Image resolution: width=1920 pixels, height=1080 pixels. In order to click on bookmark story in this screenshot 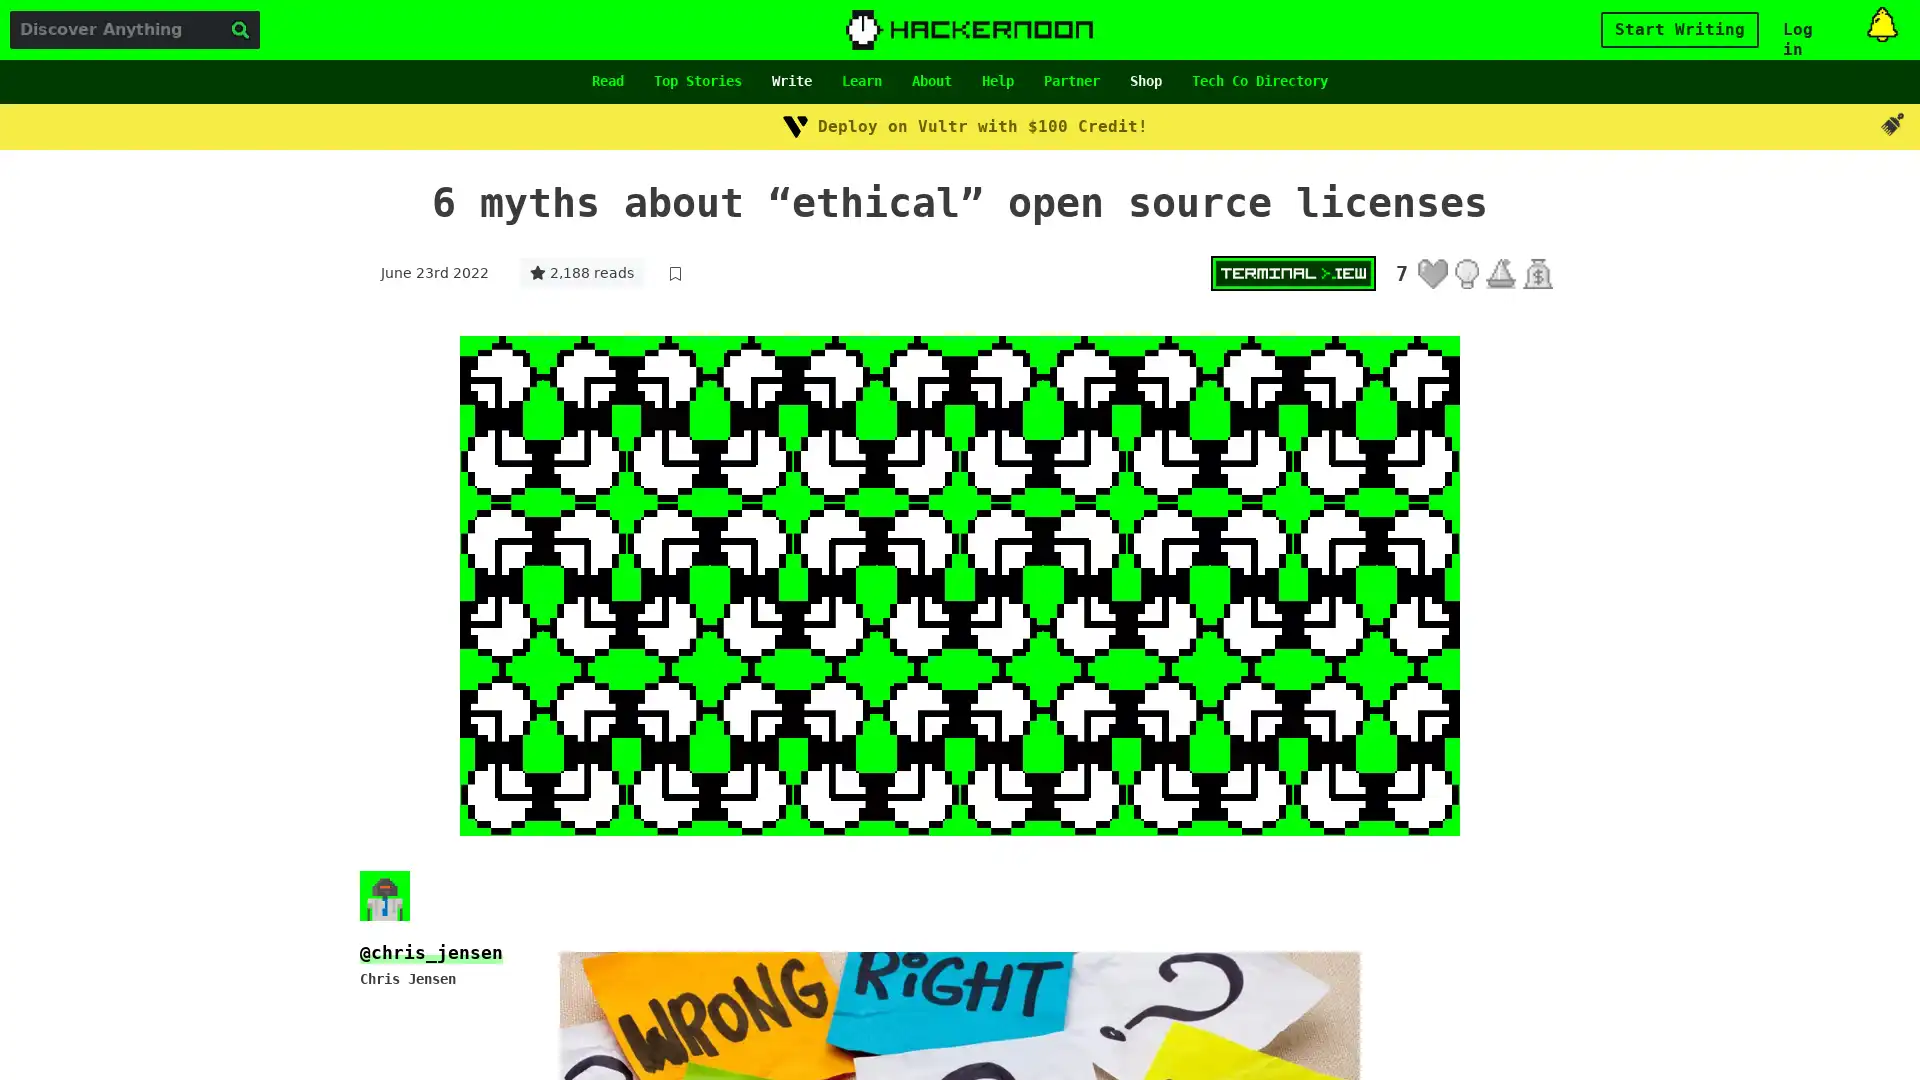, I will do `click(675, 273)`.